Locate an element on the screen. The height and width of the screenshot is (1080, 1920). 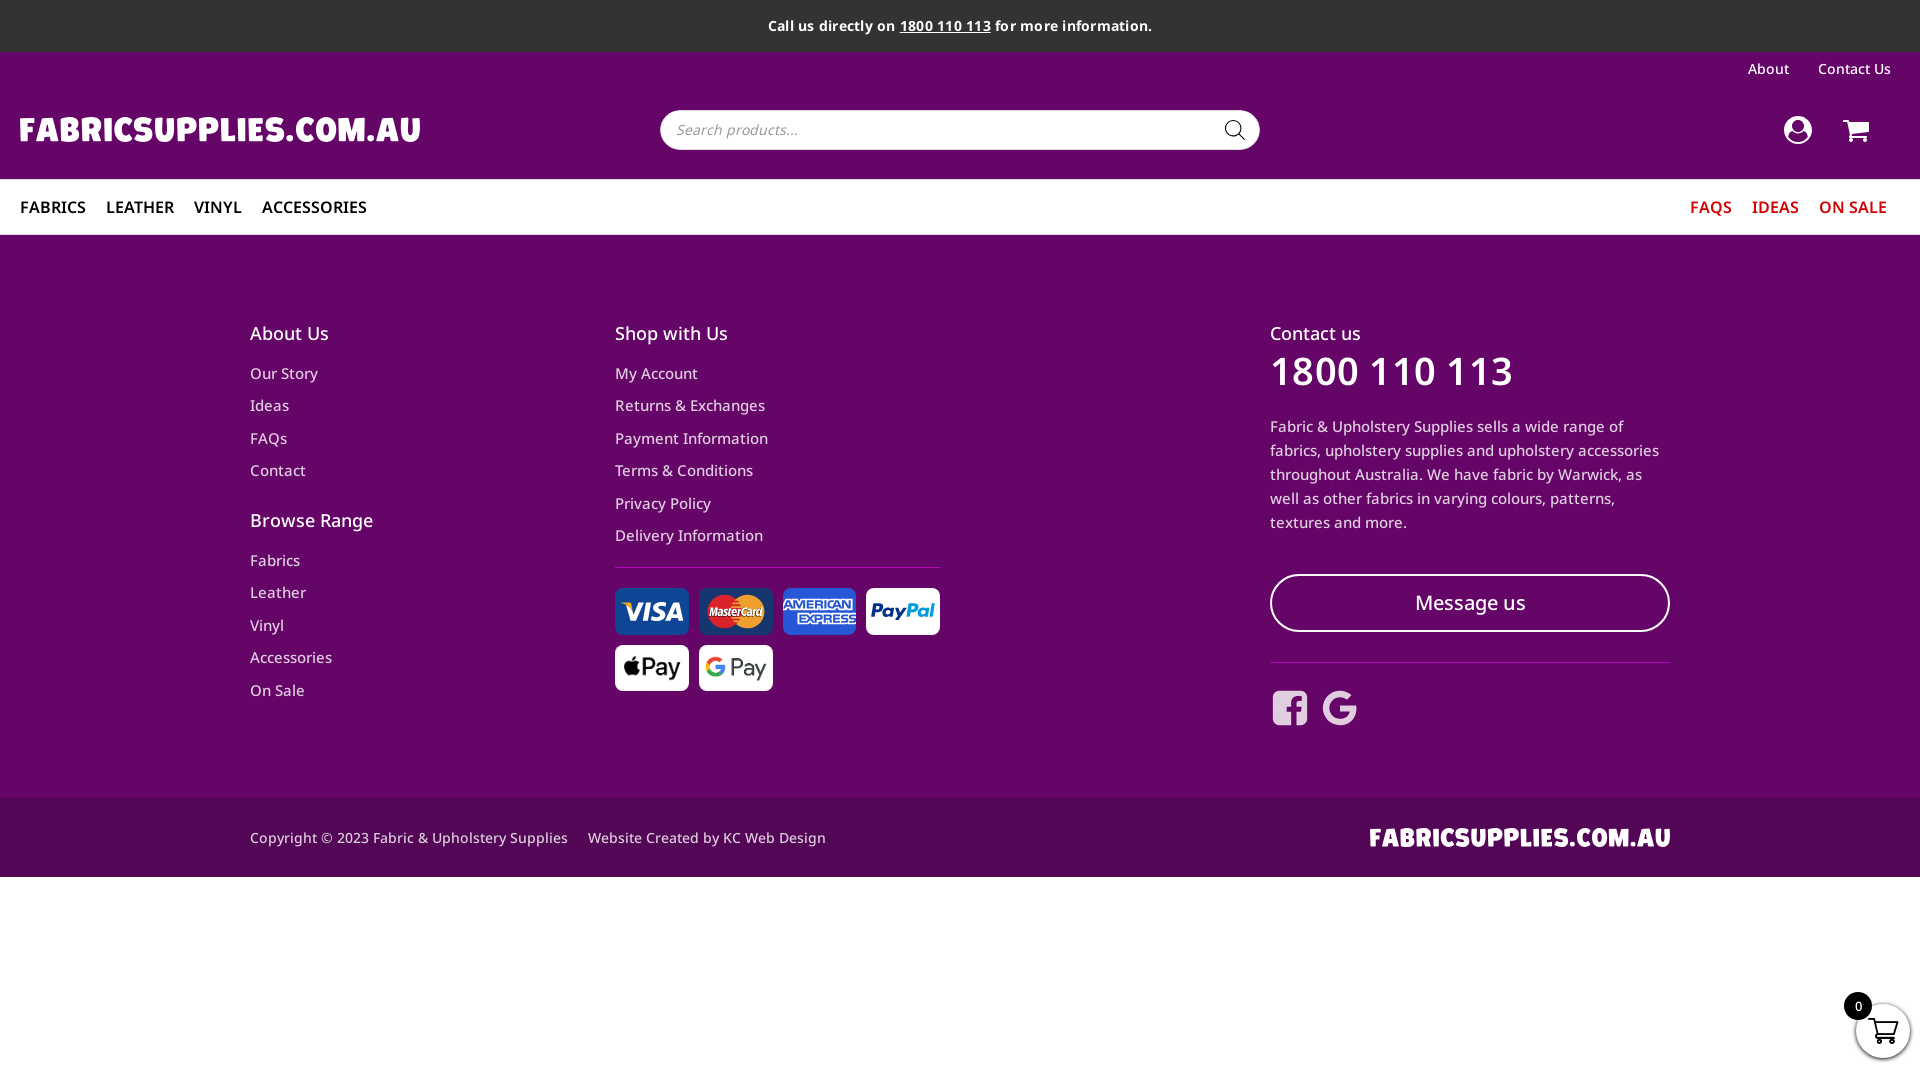
'Delivery Information' is located at coordinates (689, 534).